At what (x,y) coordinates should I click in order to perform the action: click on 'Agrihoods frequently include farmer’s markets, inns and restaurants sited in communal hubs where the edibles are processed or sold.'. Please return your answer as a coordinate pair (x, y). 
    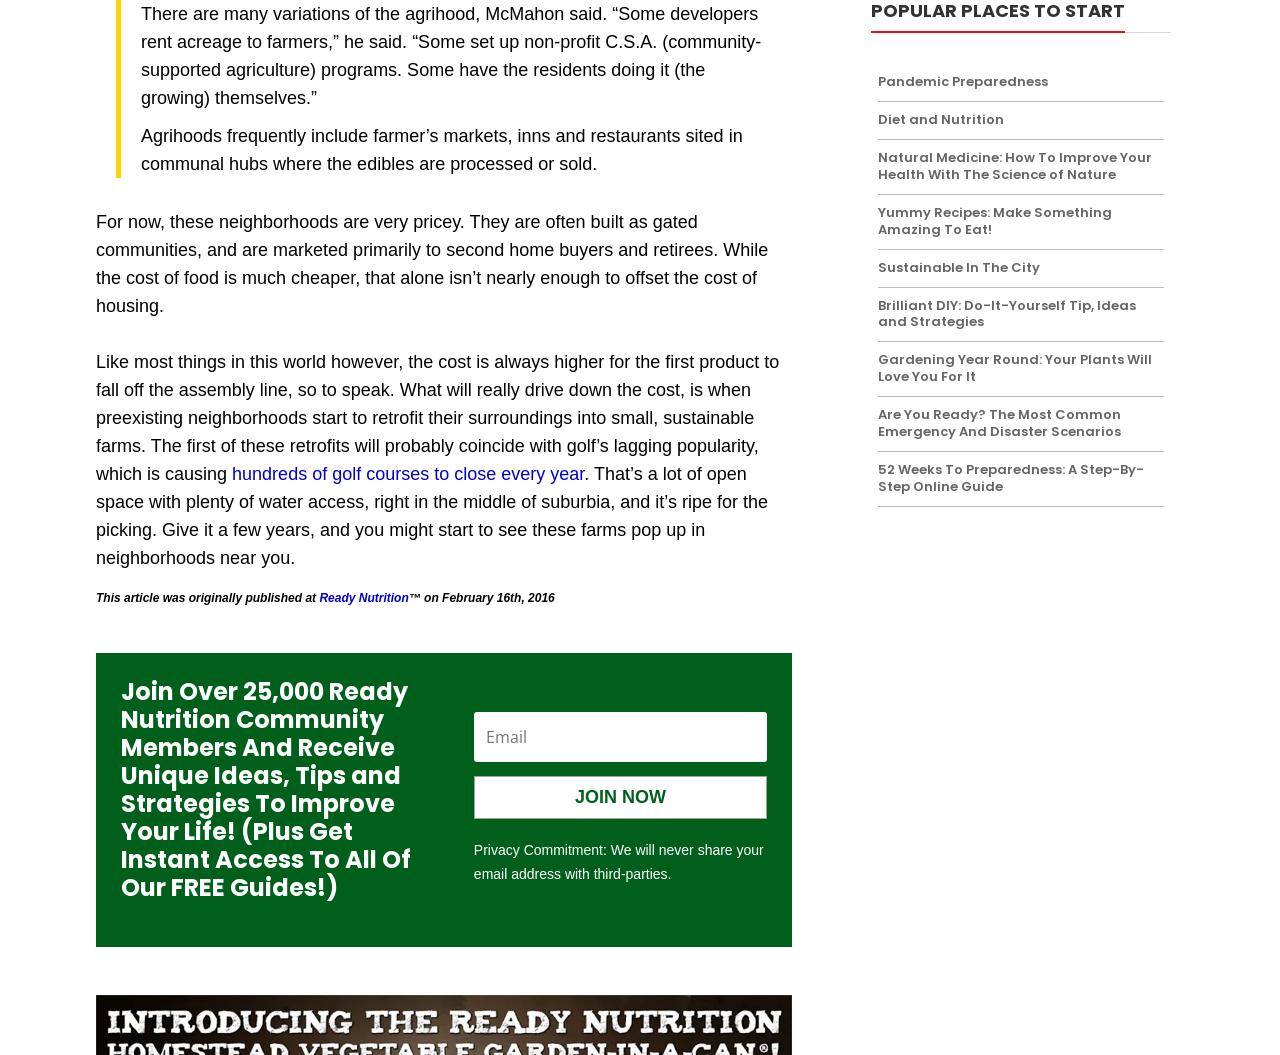
    Looking at the image, I should click on (140, 150).